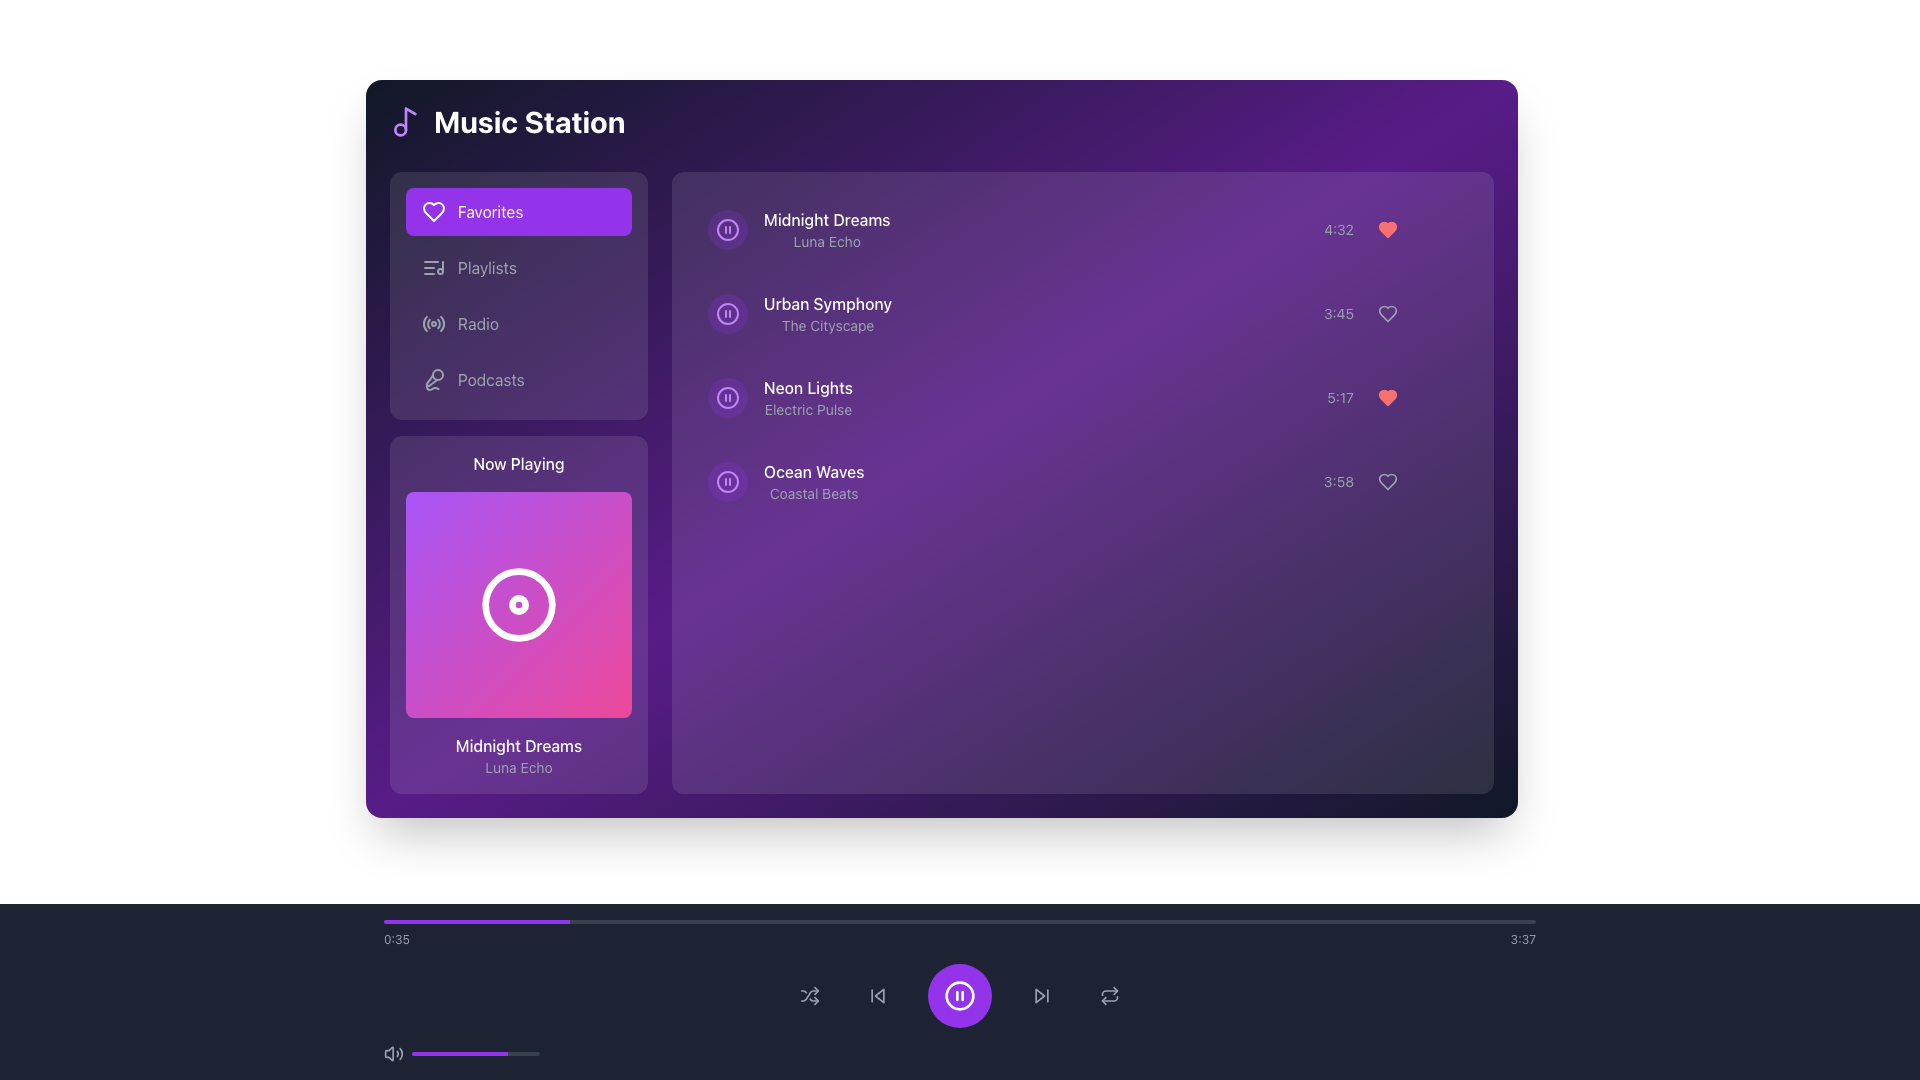 The image size is (1920, 1080). Describe the element at coordinates (520, 1052) in the screenshot. I see `the progress` at that location.